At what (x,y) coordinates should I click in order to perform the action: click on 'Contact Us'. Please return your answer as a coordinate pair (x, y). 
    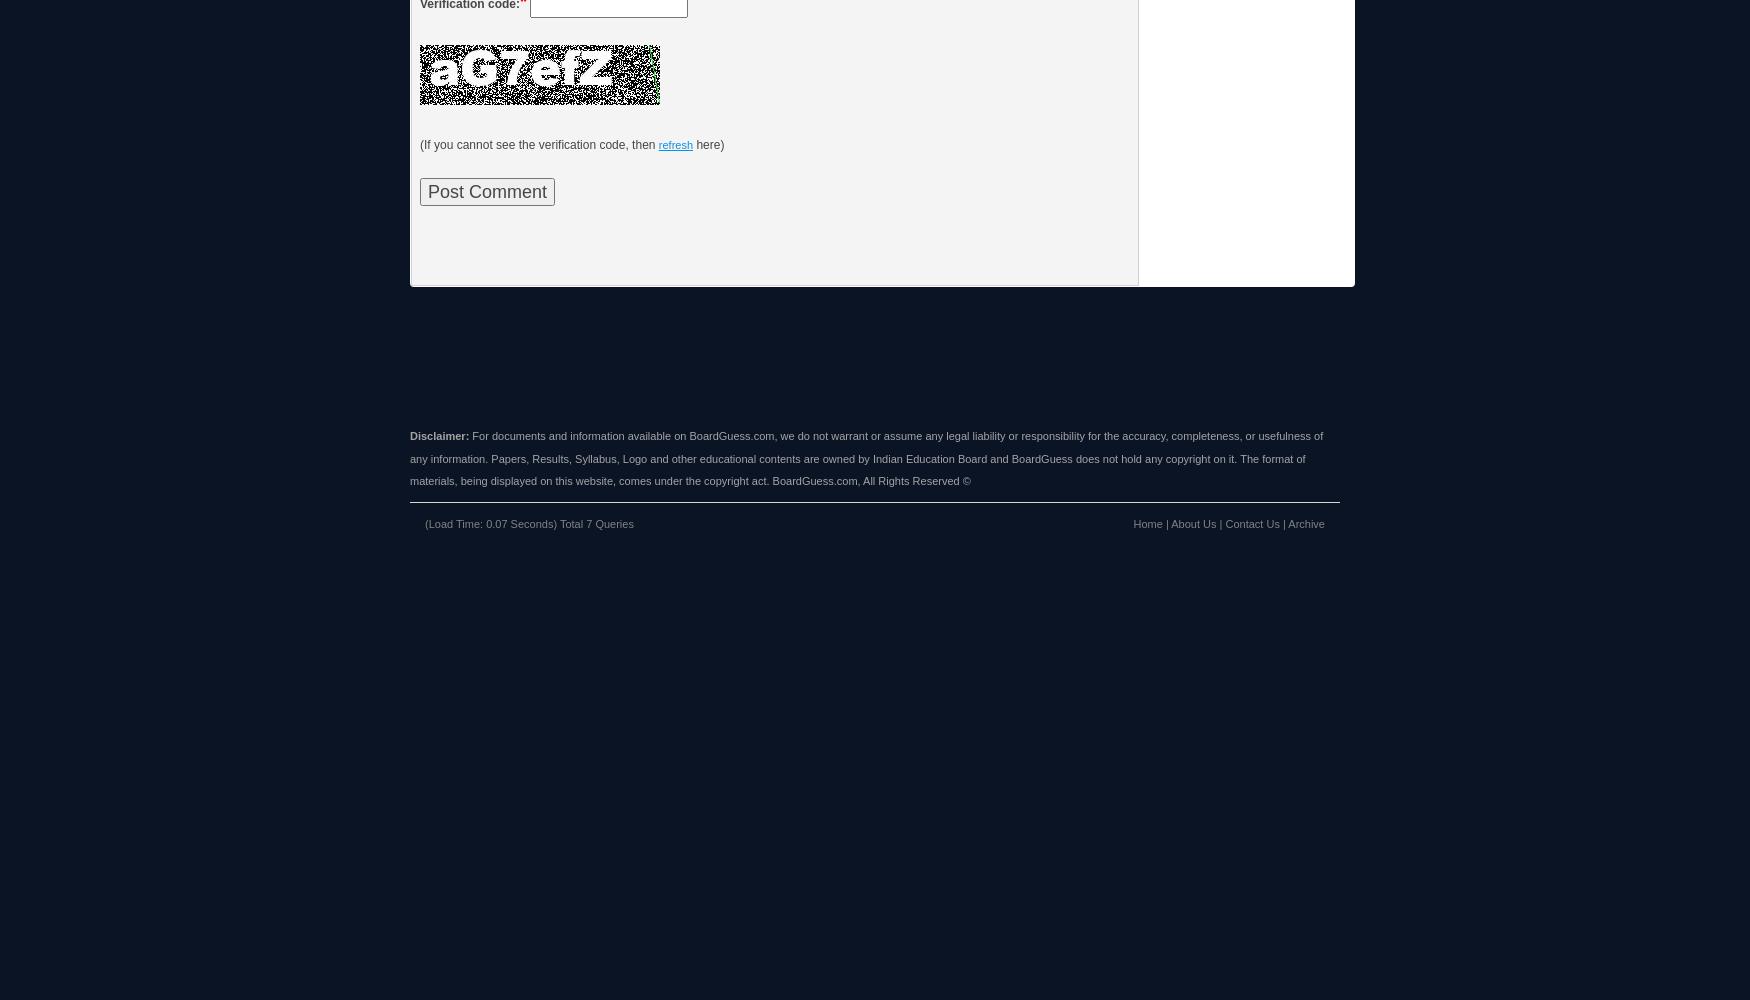
    Looking at the image, I should click on (1250, 523).